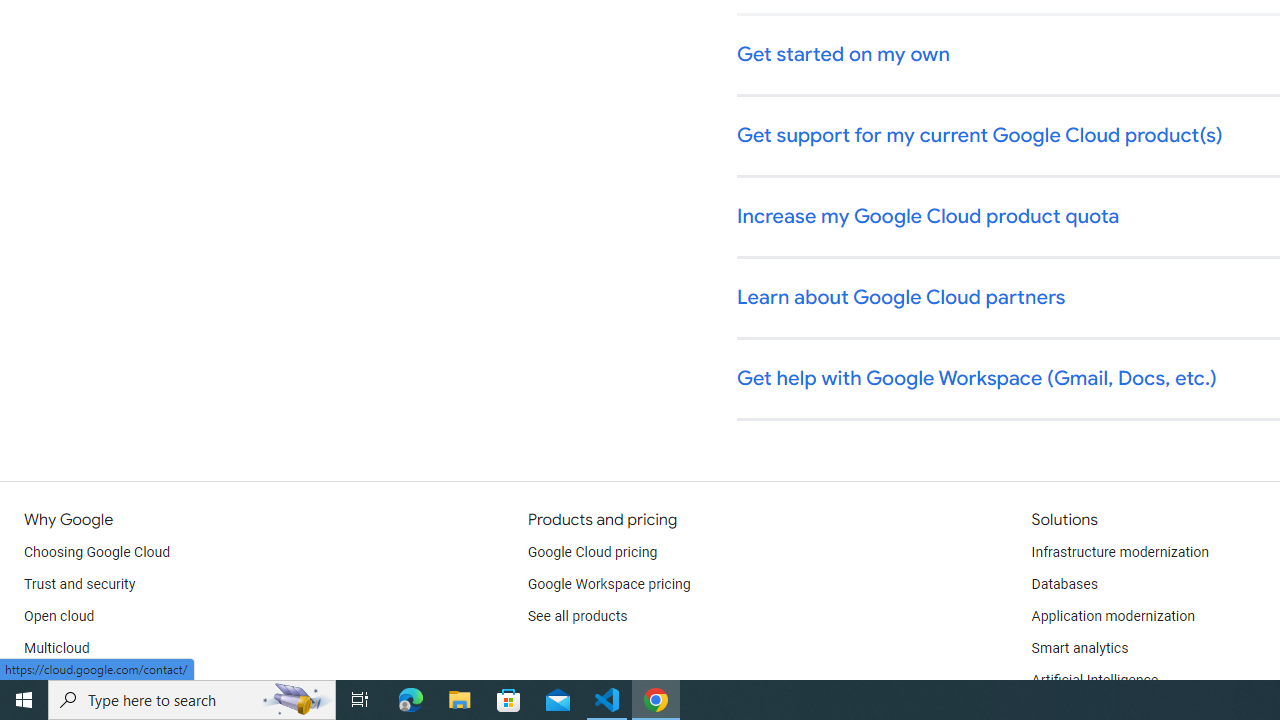 This screenshot has width=1280, height=720. I want to click on 'Trust and security', so click(80, 585).